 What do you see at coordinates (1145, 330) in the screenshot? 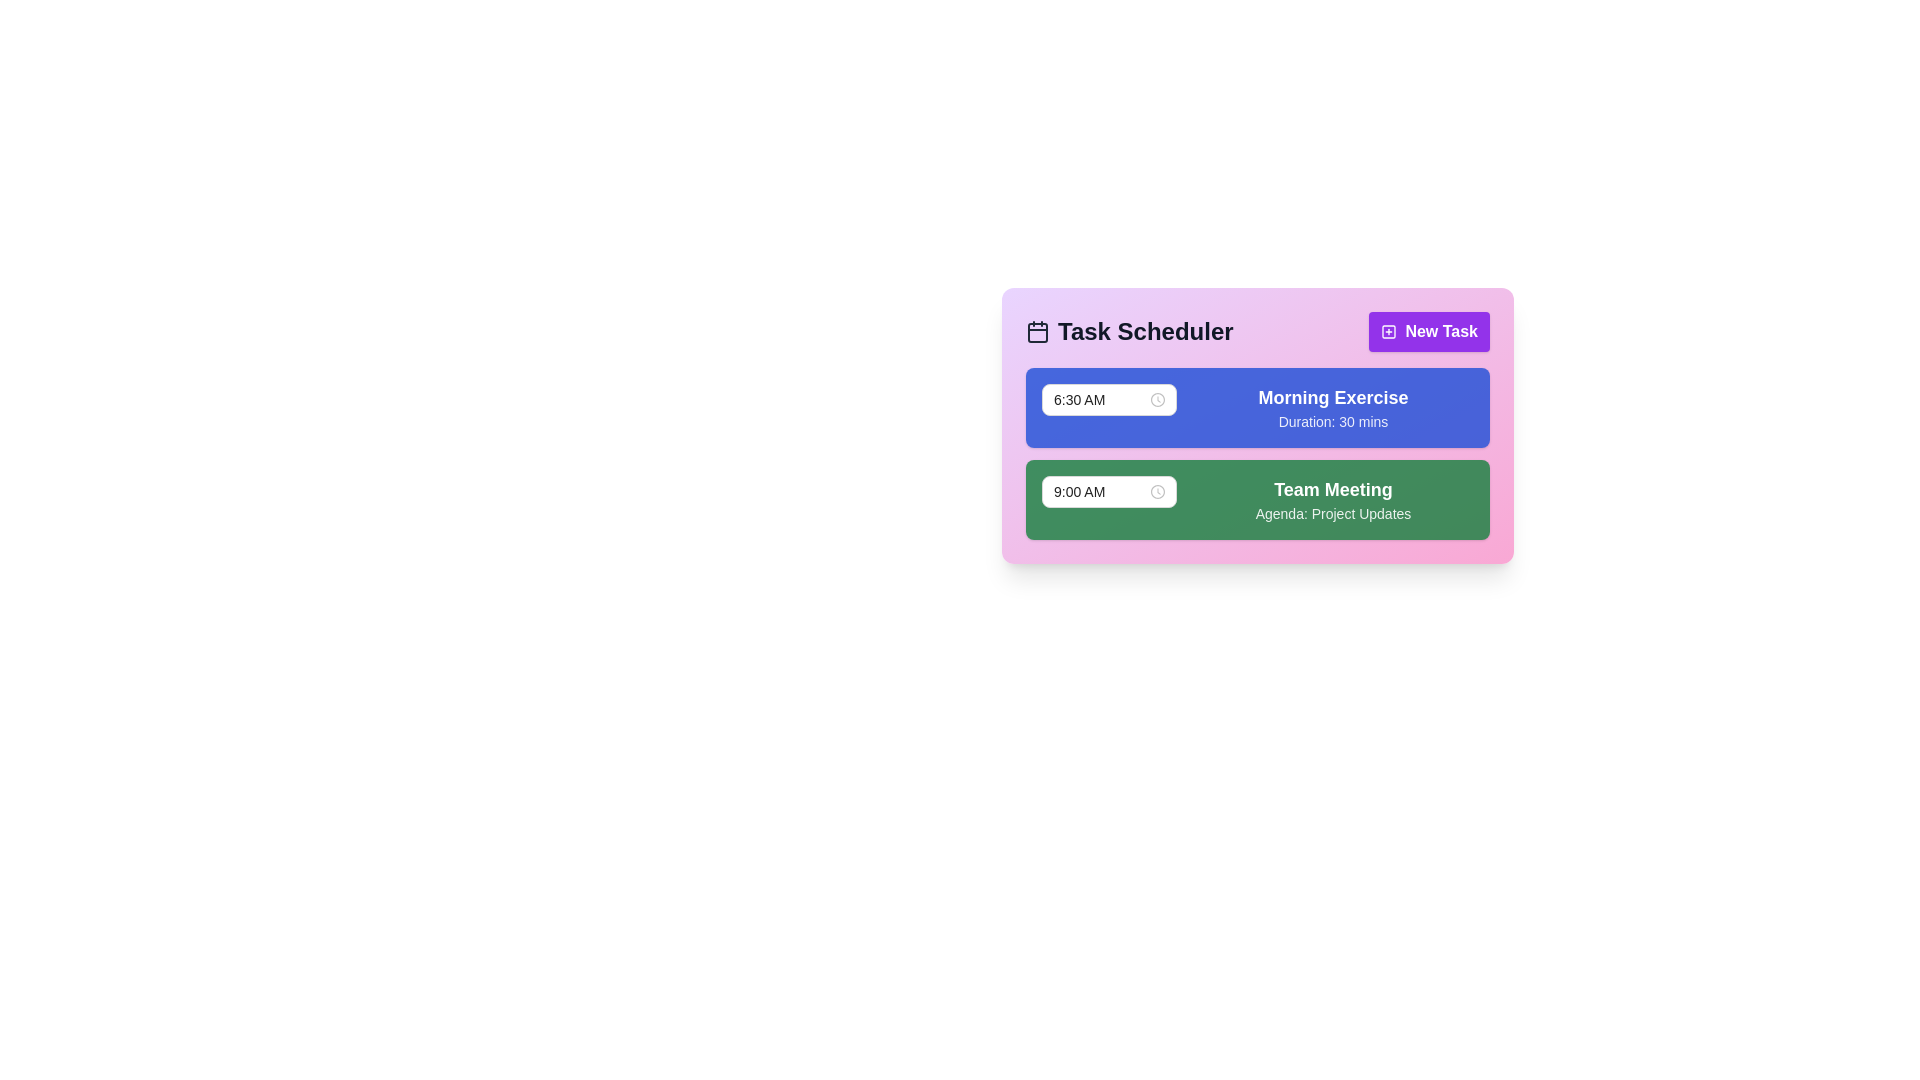
I see `the heading element displaying 'Task Scheduler' which is bold, large, and black on a purple background, located in the upper-left section of the card` at bounding box center [1145, 330].